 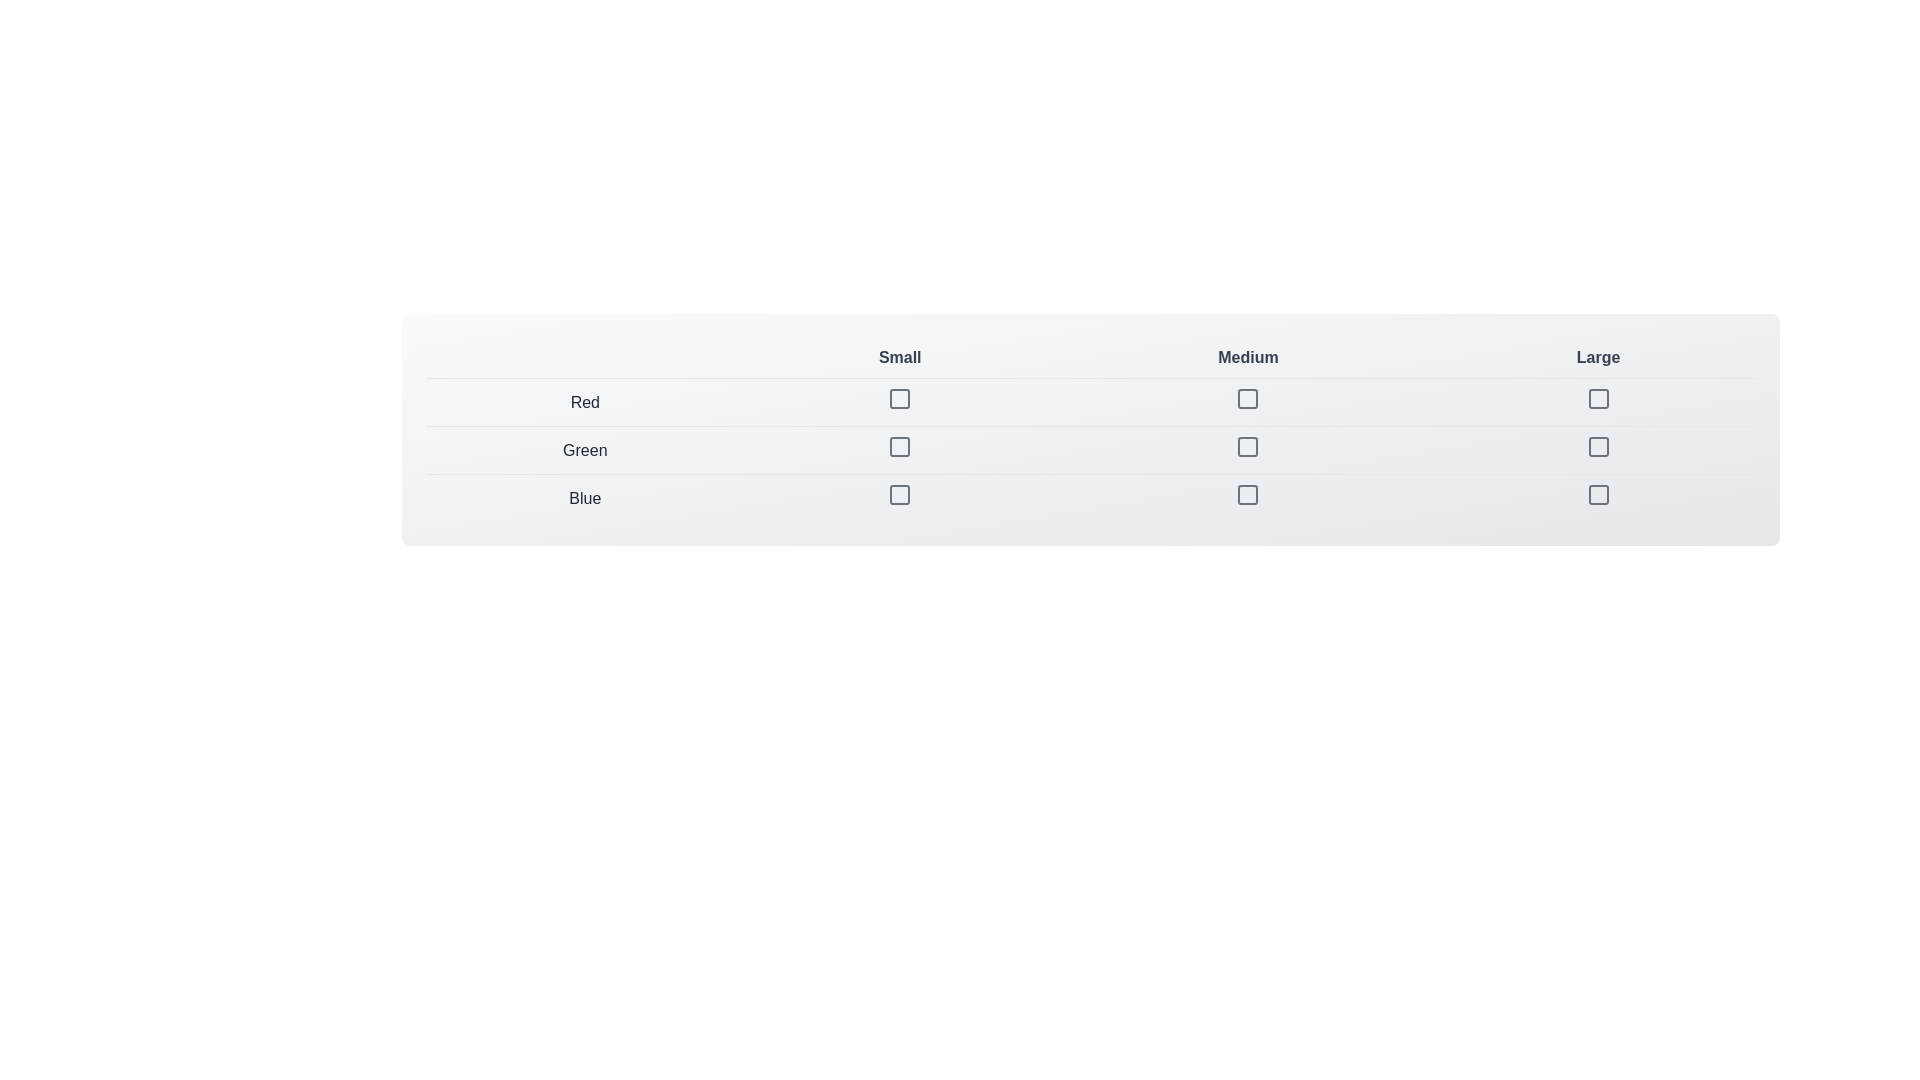 What do you see at coordinates (1247, 494) in the screenshot?
I see `the checkbox for the 'Medium' size in the 'Blue' color option` at bounding box center [1247, 494].